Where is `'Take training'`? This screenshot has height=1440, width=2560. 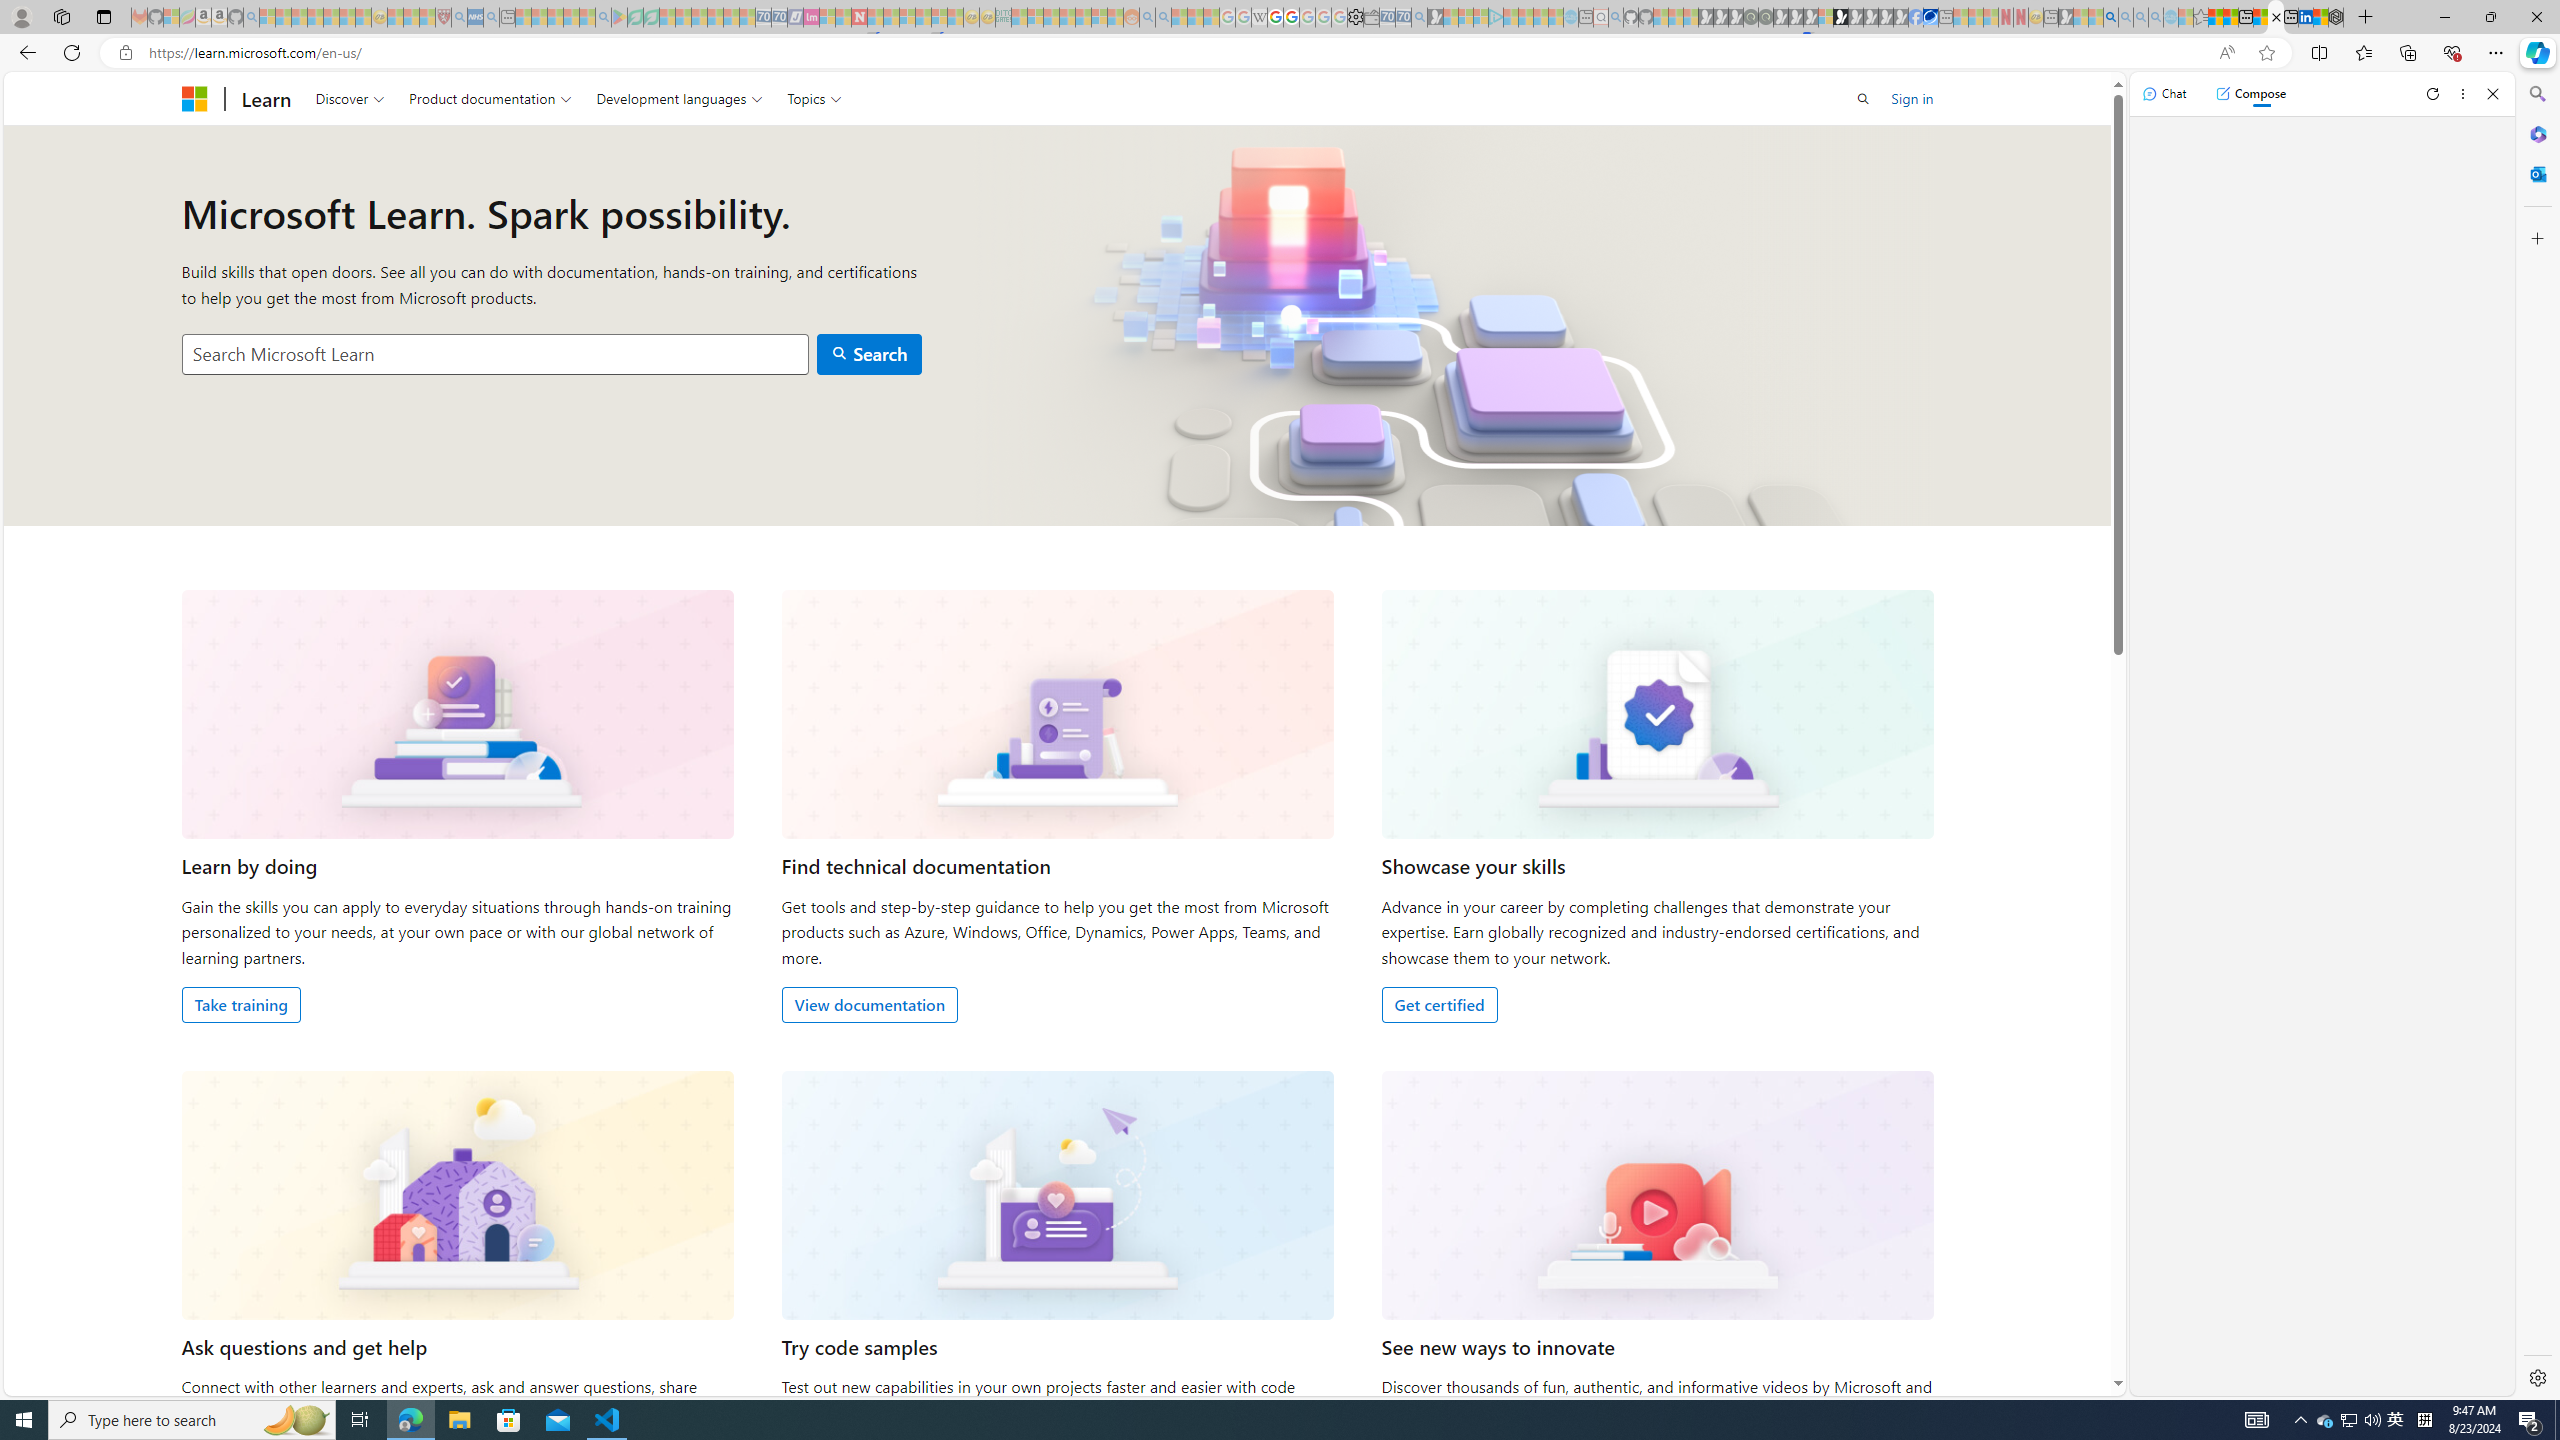
'Take training' is located at coordinates (240, 1003).